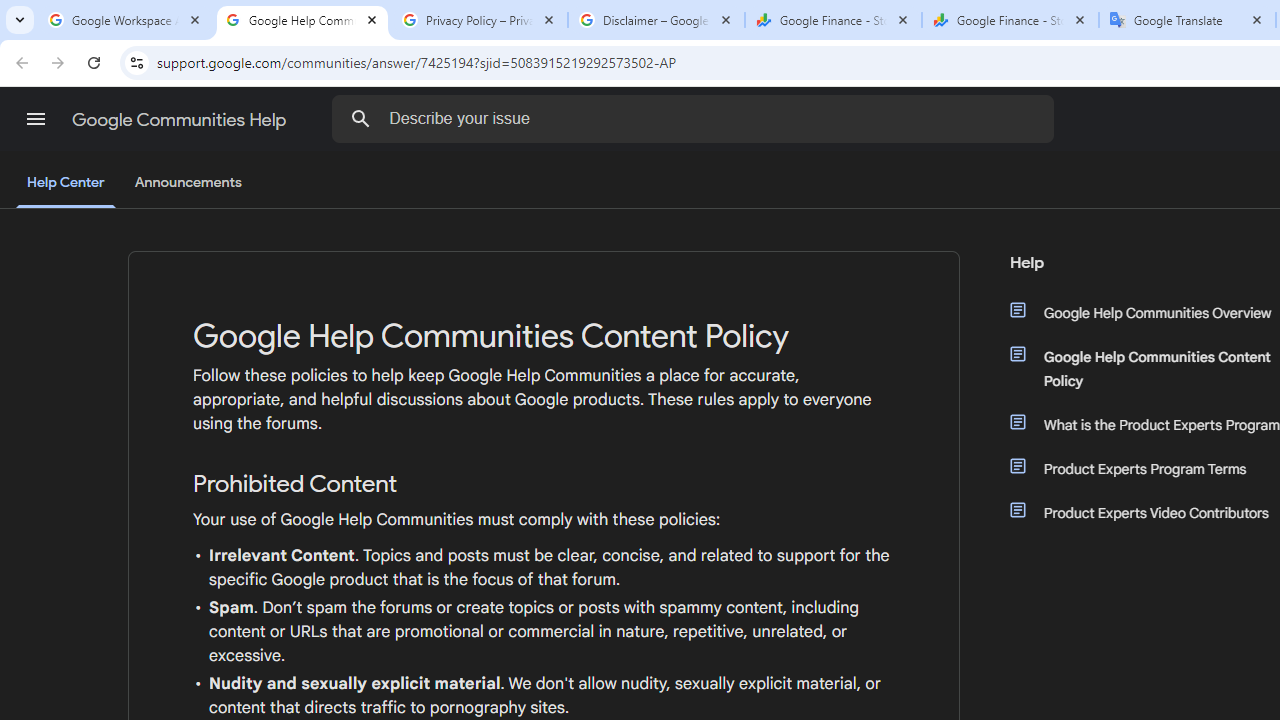 The height and width of the screenshot is (720, 1280). What do you see at coordinates (188, 183) in the screenshot?
I see `'Announcements'` at bounding box center [188, 183].